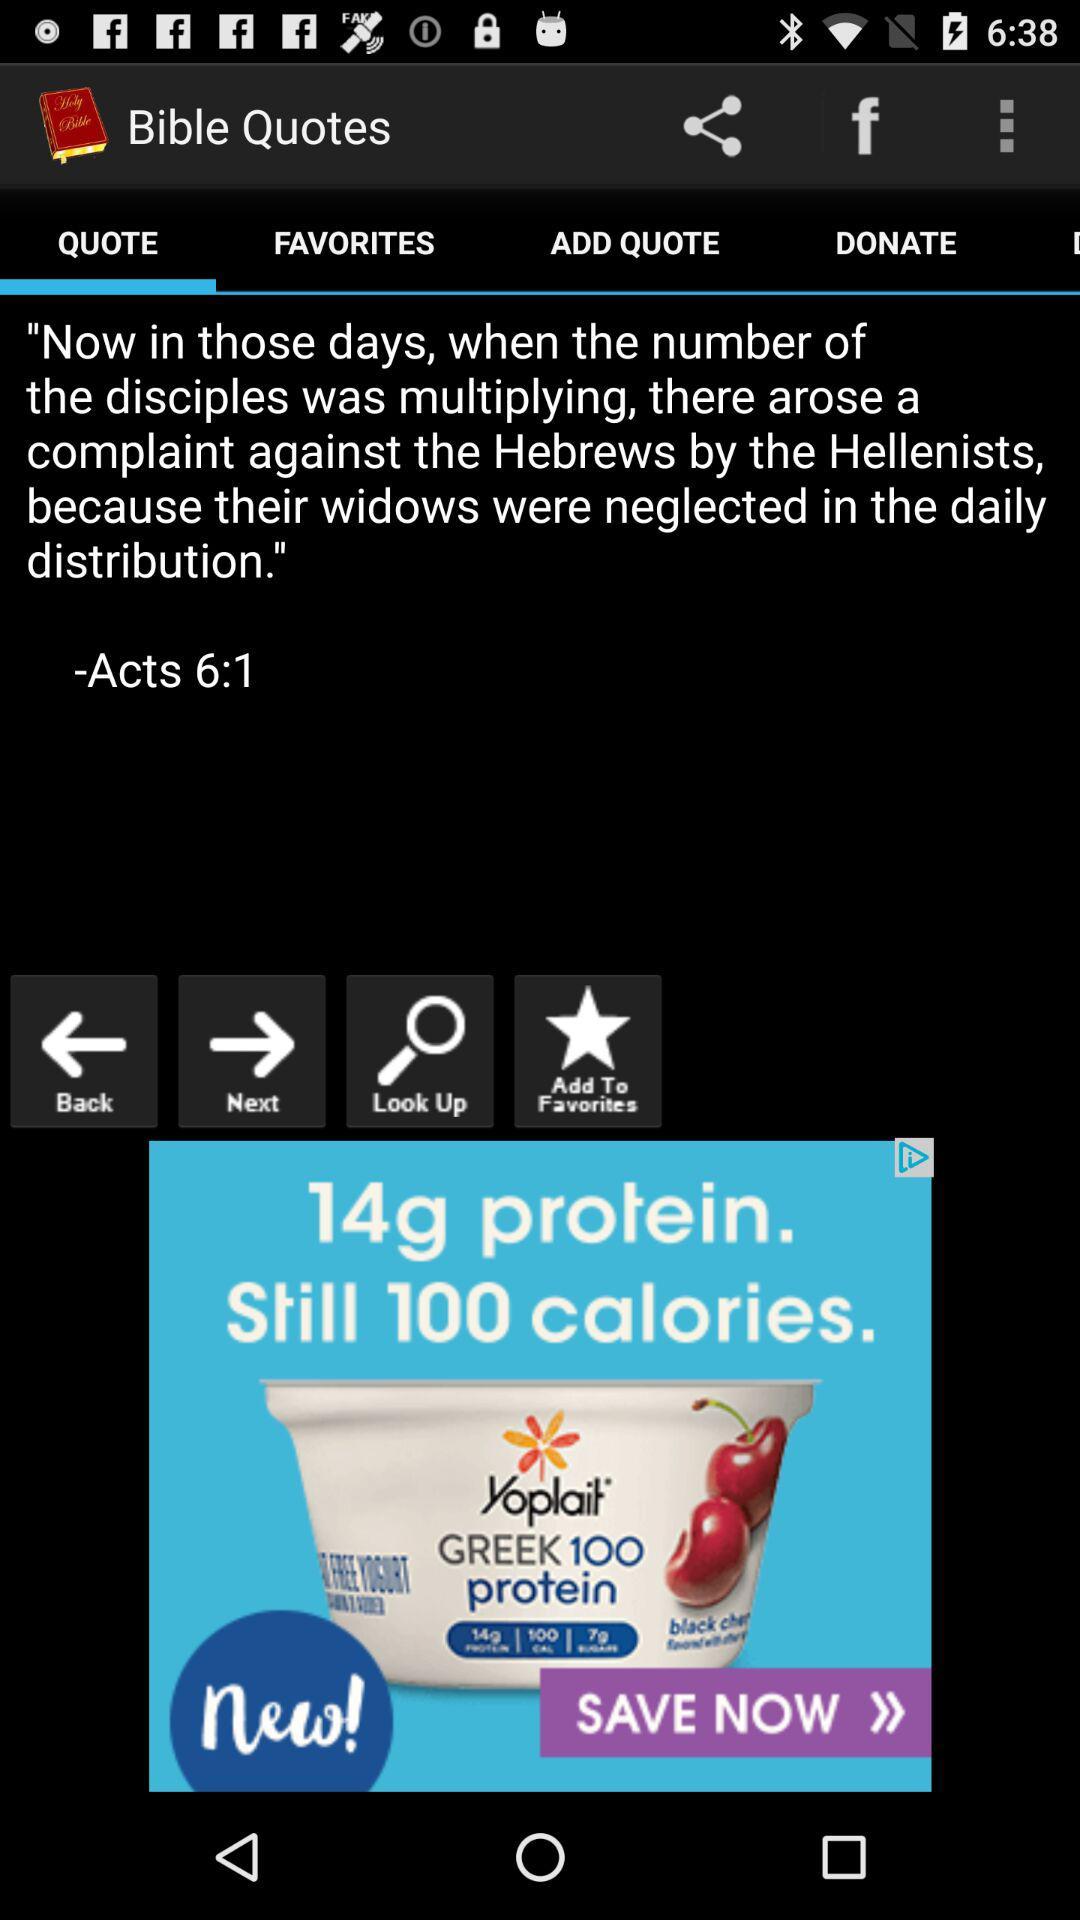 This screenshot has height=1920, width=1080. I want to click on the arrow_backward icon, so click(83, 1124).